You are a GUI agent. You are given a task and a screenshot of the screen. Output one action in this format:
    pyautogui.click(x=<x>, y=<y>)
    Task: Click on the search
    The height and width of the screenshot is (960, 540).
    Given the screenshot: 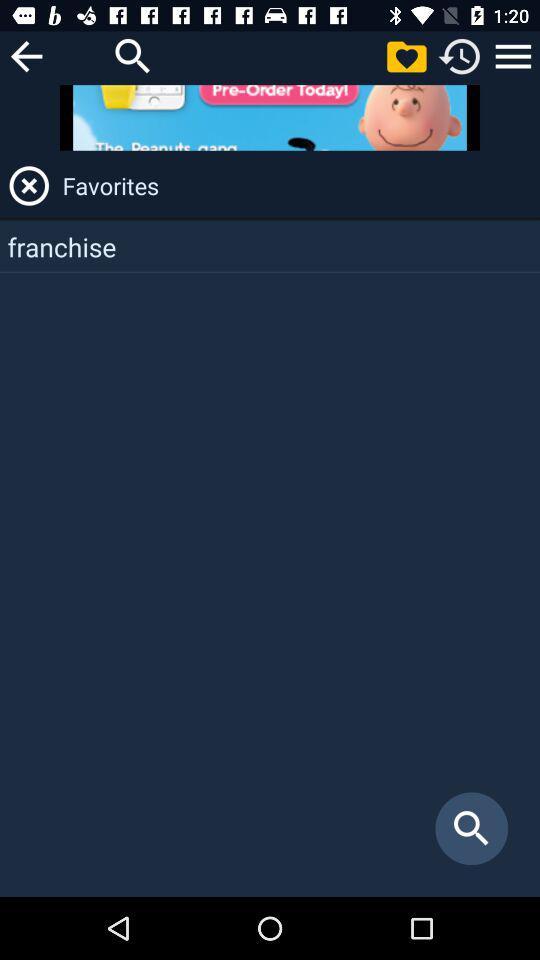 What is the action you would take?
    pyautogui.click(x=133, y=55)
    